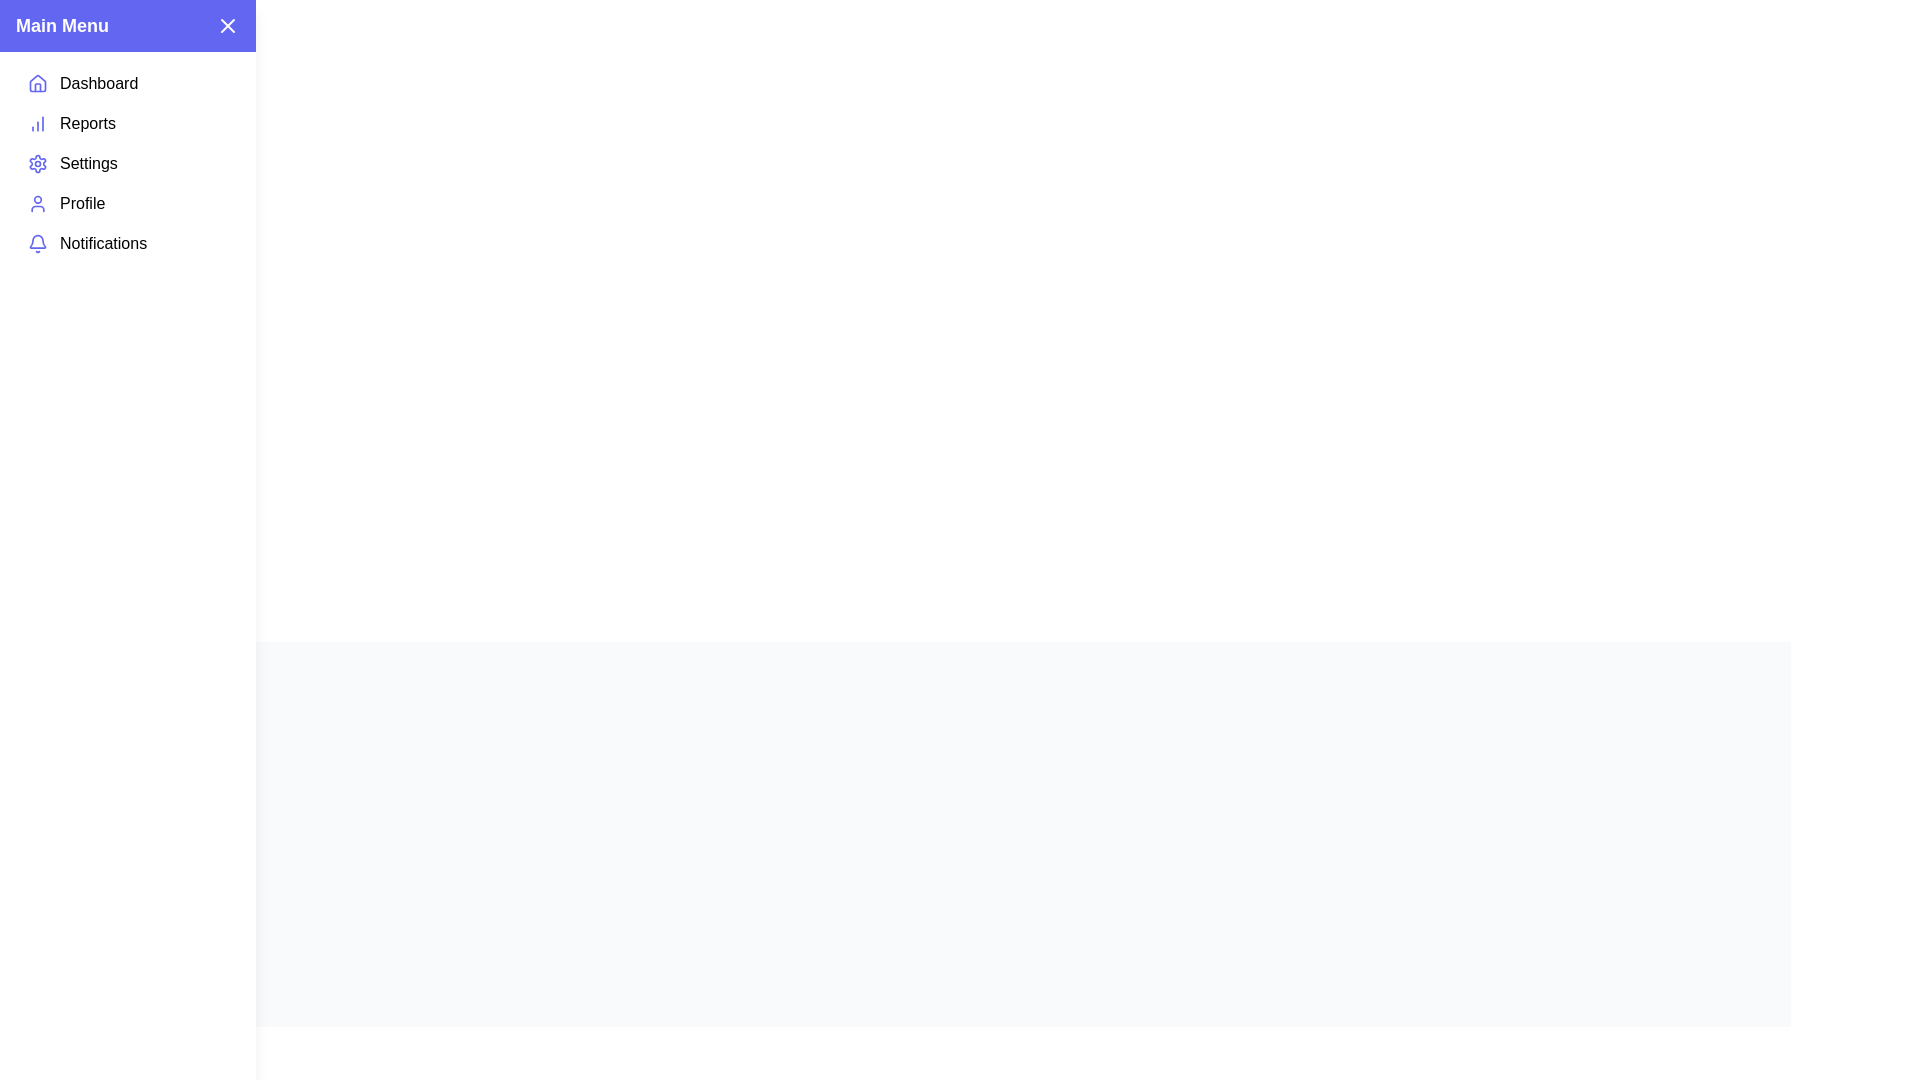 This screenshot has height=1080, width=1920. I want to click on the 'Settings' menu item located, so click(127, 163).